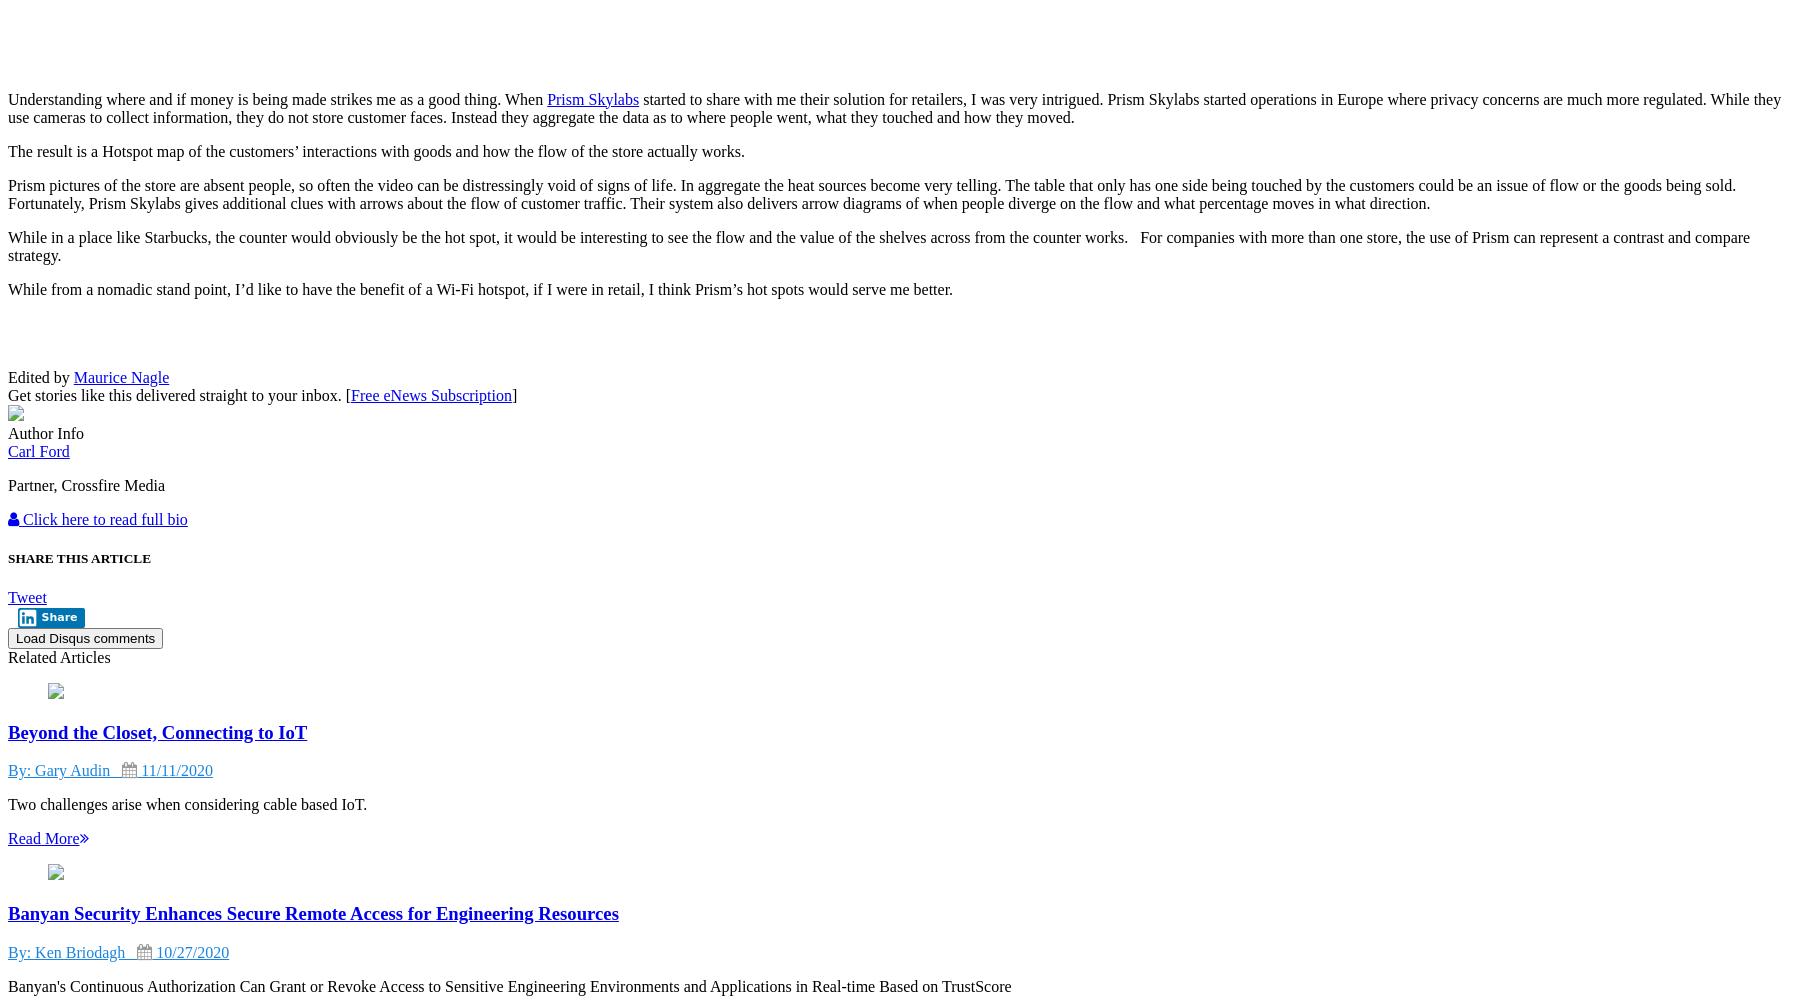  Describe the element at coordinates (71, 950) in the screenshot. I see `'By: Ken Briodagh'` at that location.